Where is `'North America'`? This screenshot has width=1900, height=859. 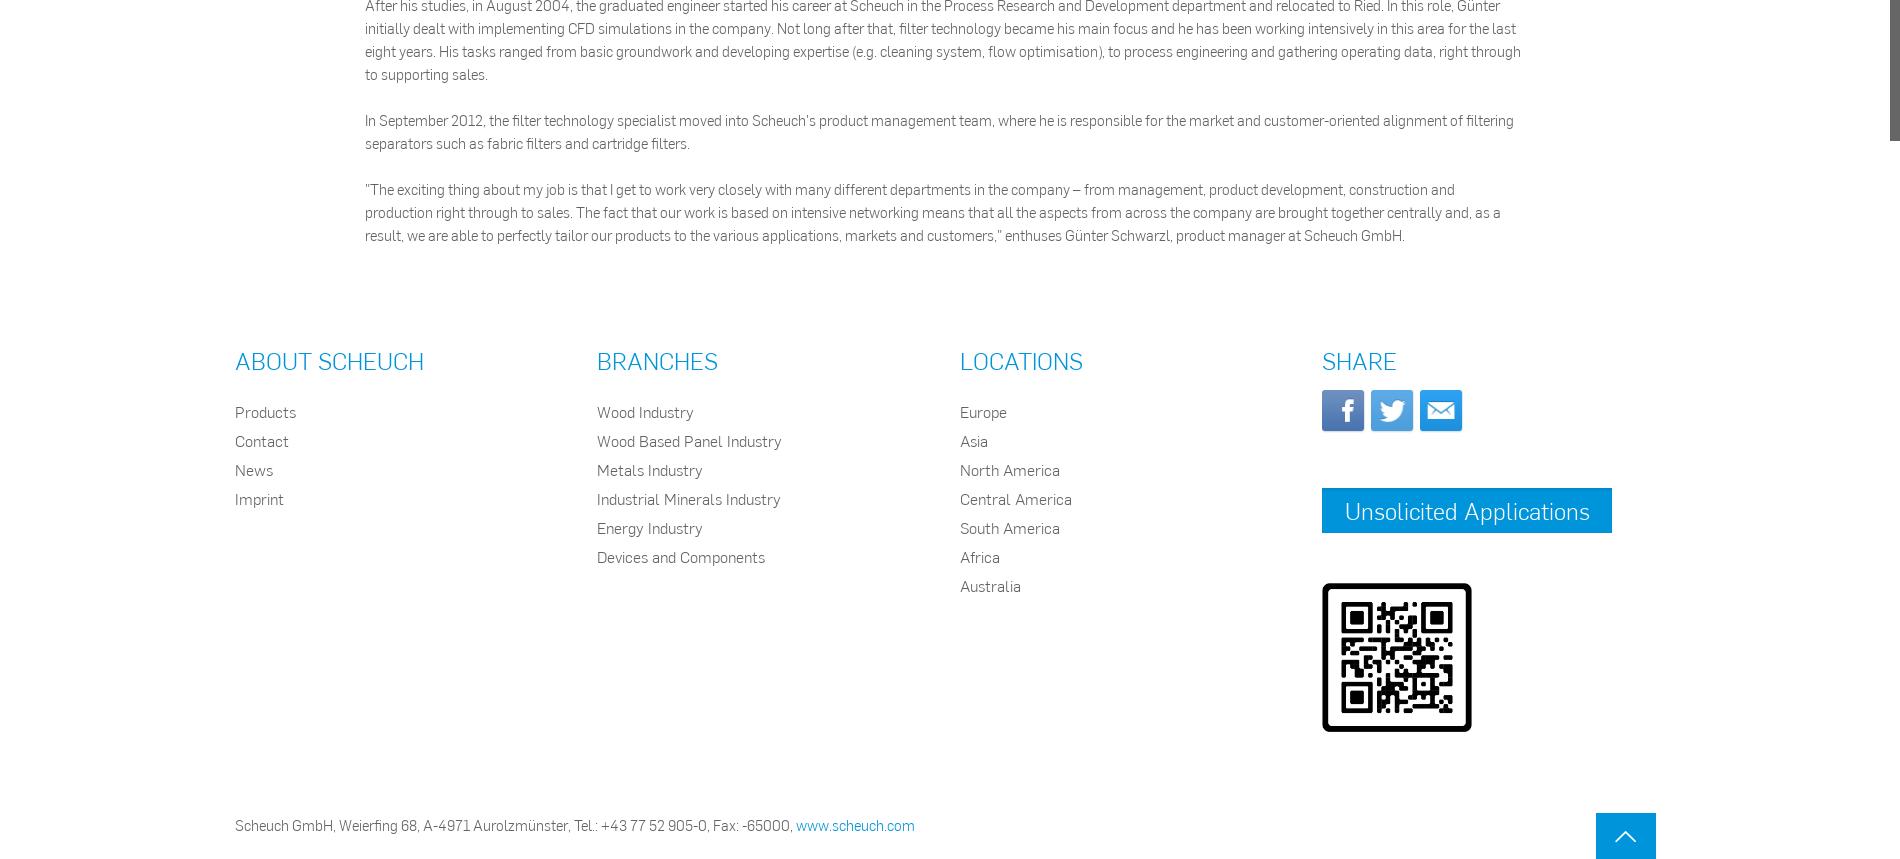 'North America' is located at coordinates (1009, 468).